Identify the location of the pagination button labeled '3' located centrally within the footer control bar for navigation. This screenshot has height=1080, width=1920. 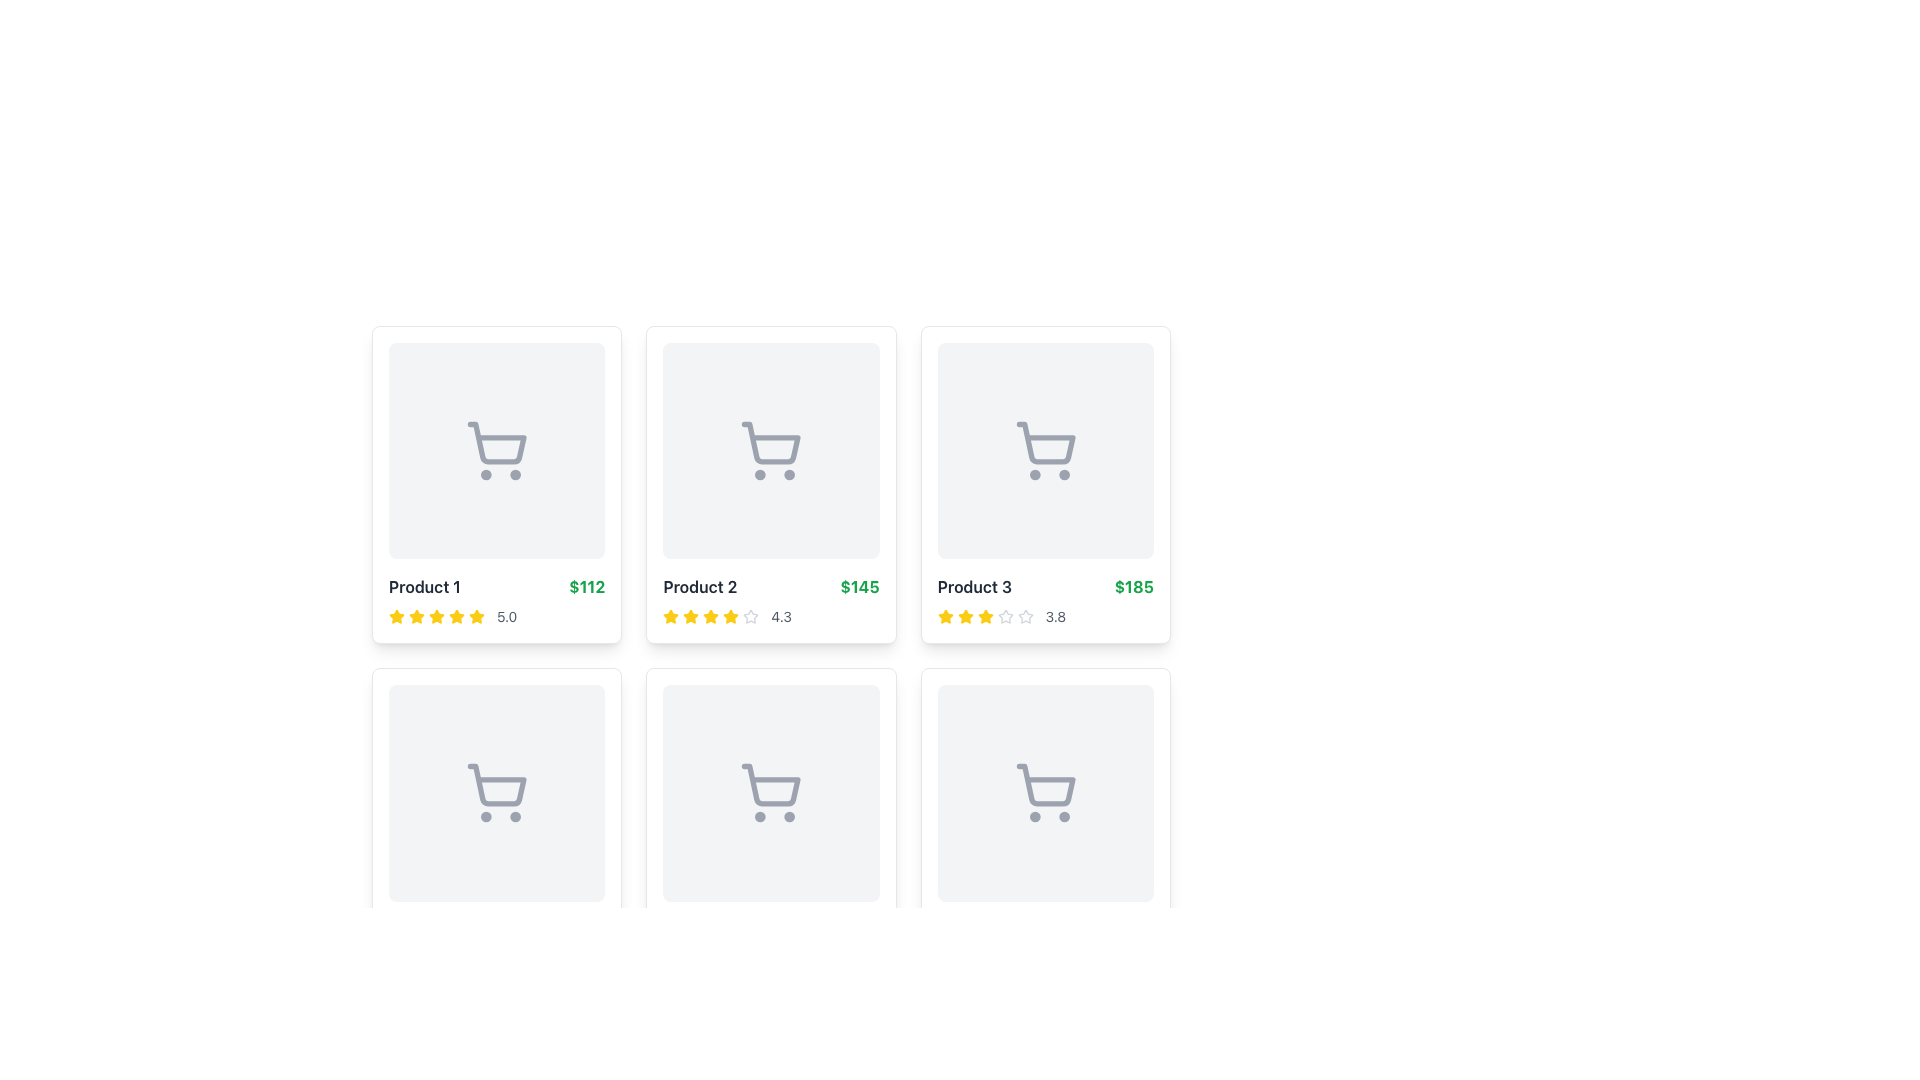
(1038, 1047).